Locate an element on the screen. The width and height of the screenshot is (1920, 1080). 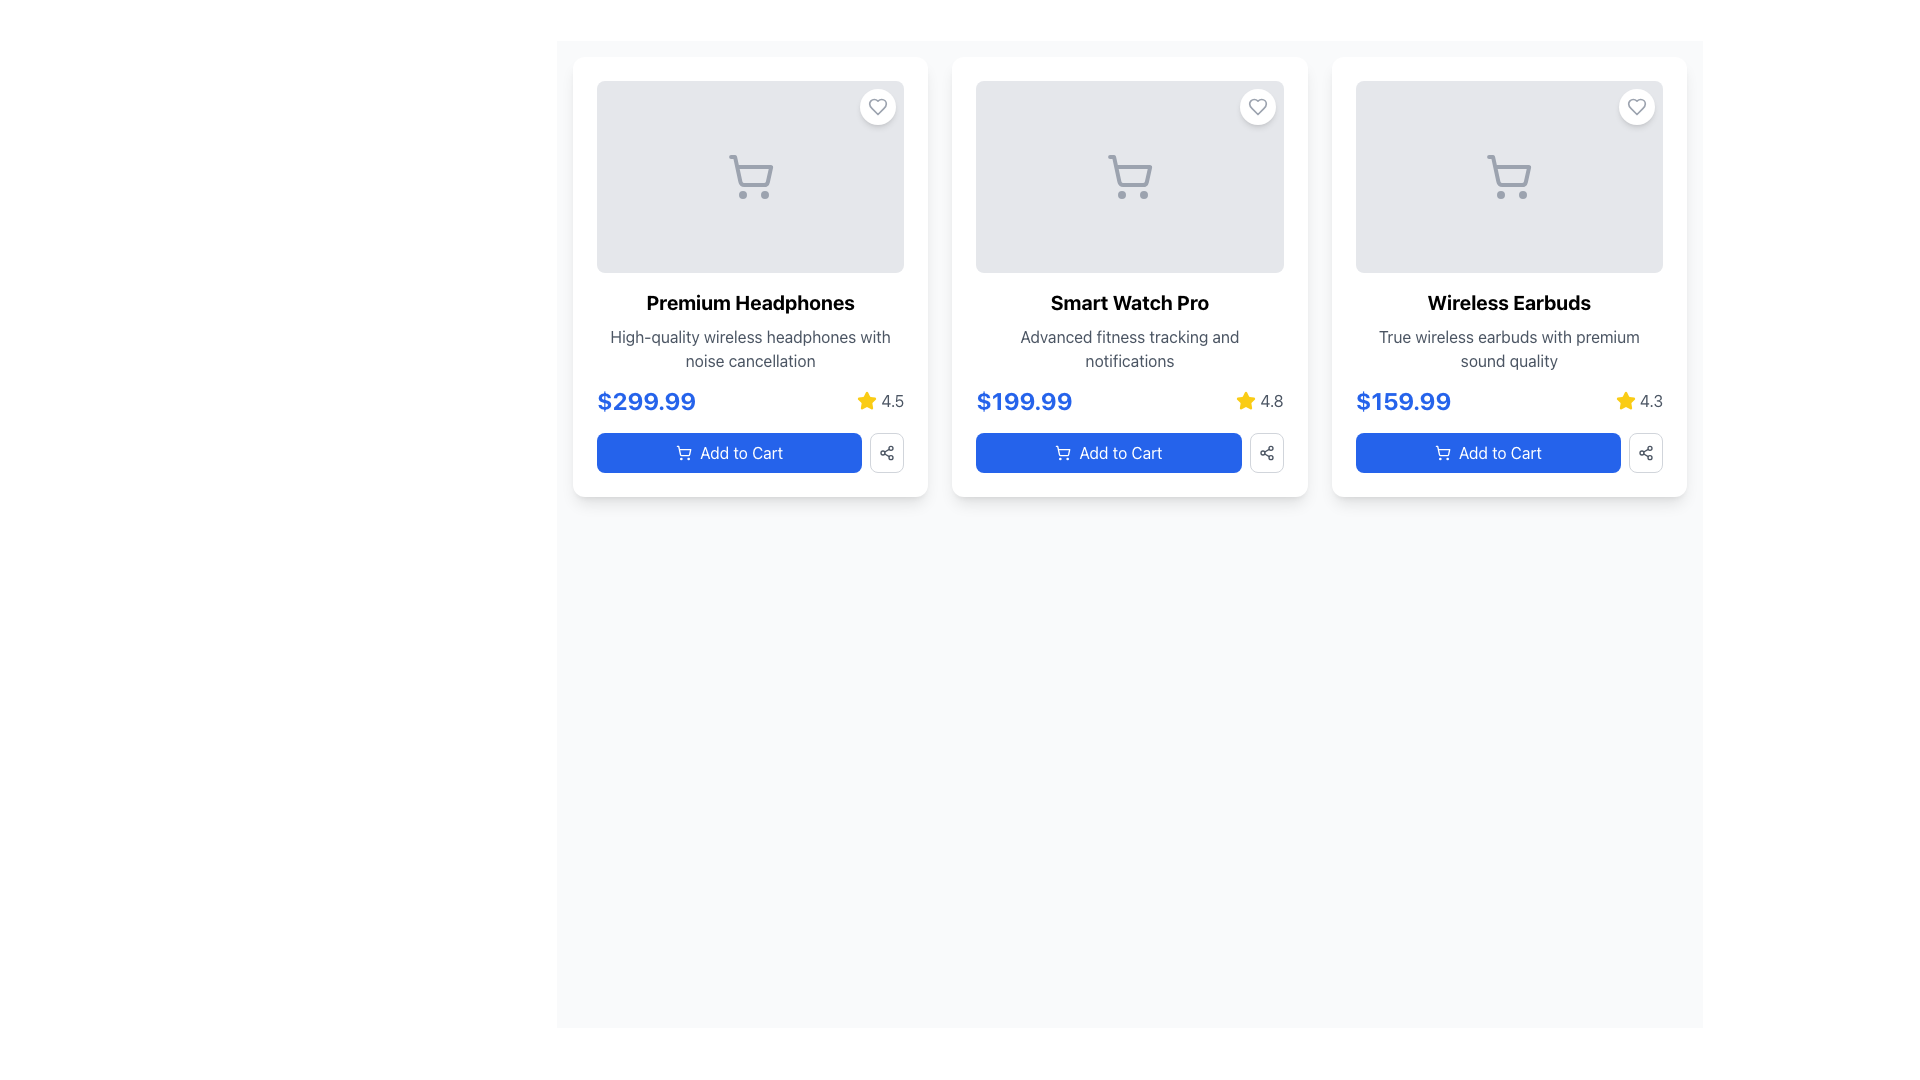
the shopping cart icon, which is a minimalist light gray icon featuring a rounded rectangular cart with two wheels, prominently displayed within the product card for 'Wireless Earbuds' is located at coordinates (1509, 176).